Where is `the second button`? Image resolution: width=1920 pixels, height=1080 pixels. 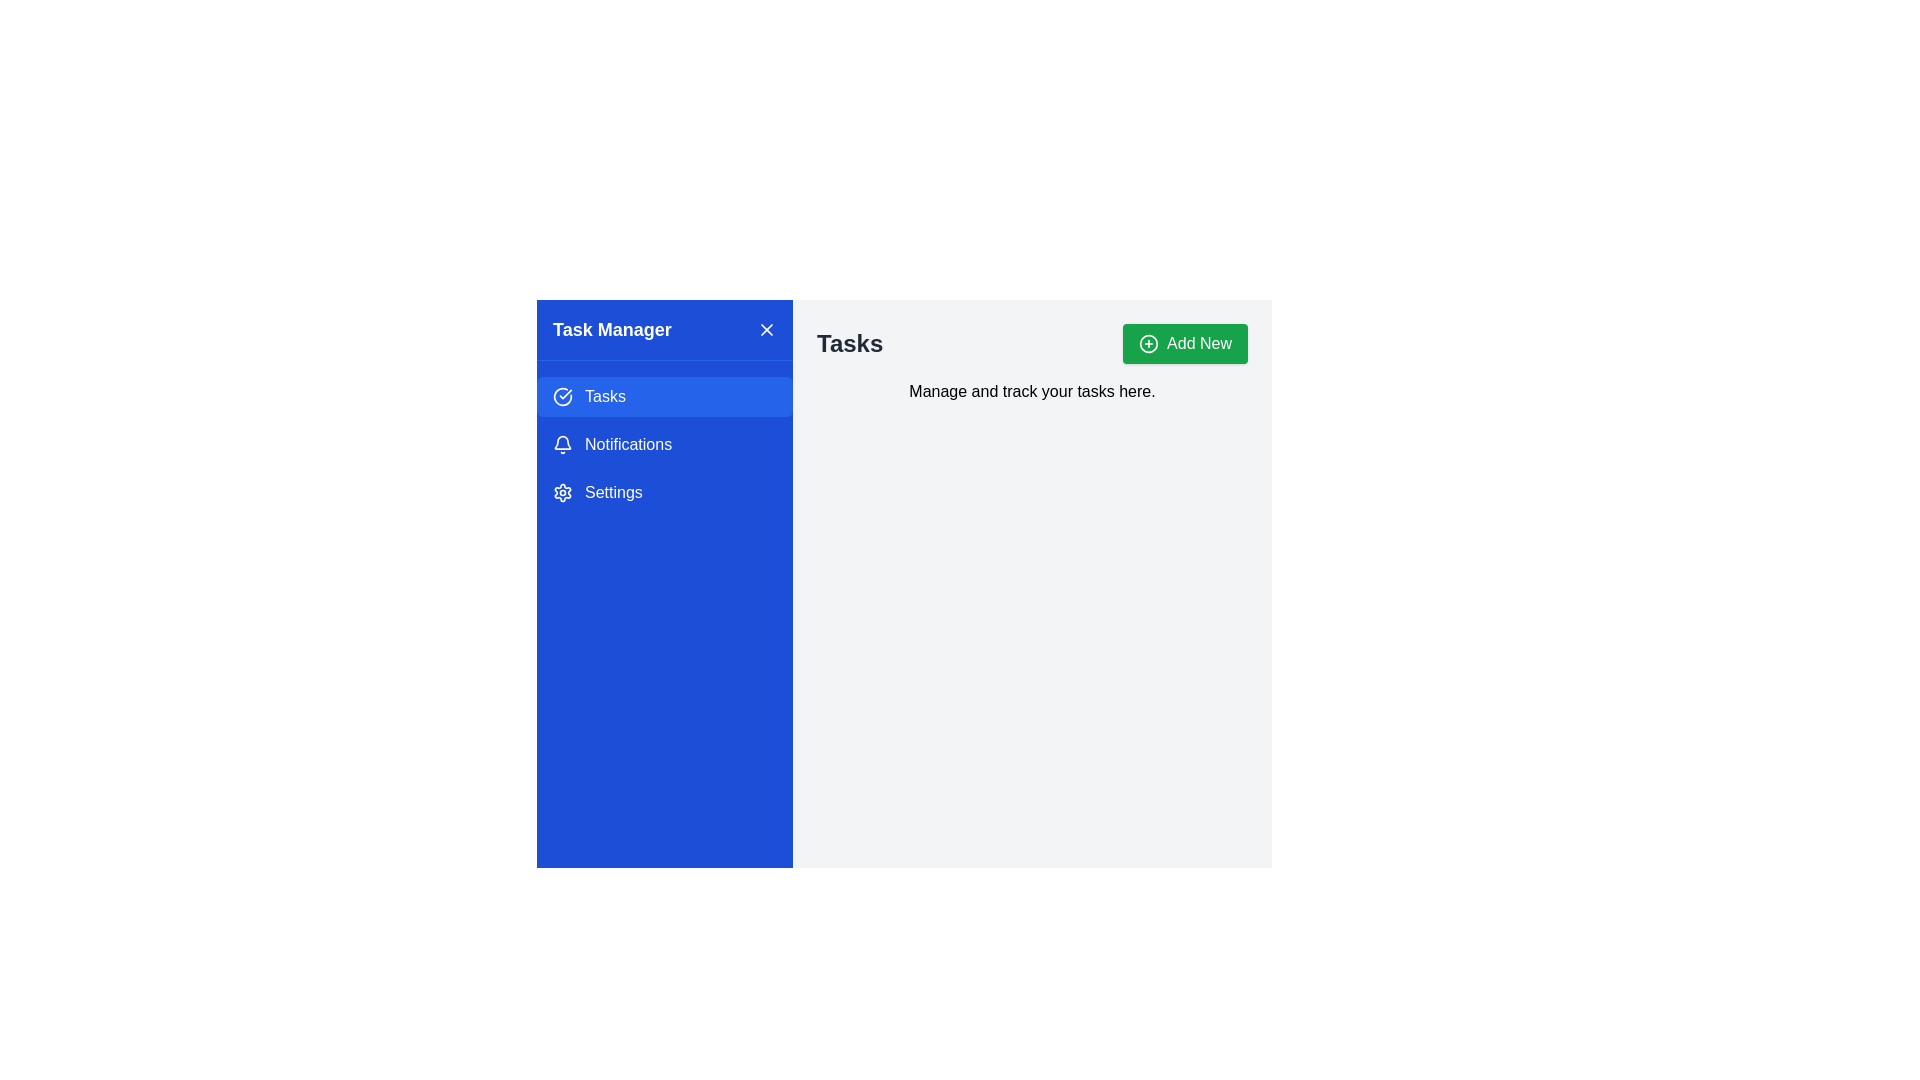 the second button is located at coordinates (665, 443).